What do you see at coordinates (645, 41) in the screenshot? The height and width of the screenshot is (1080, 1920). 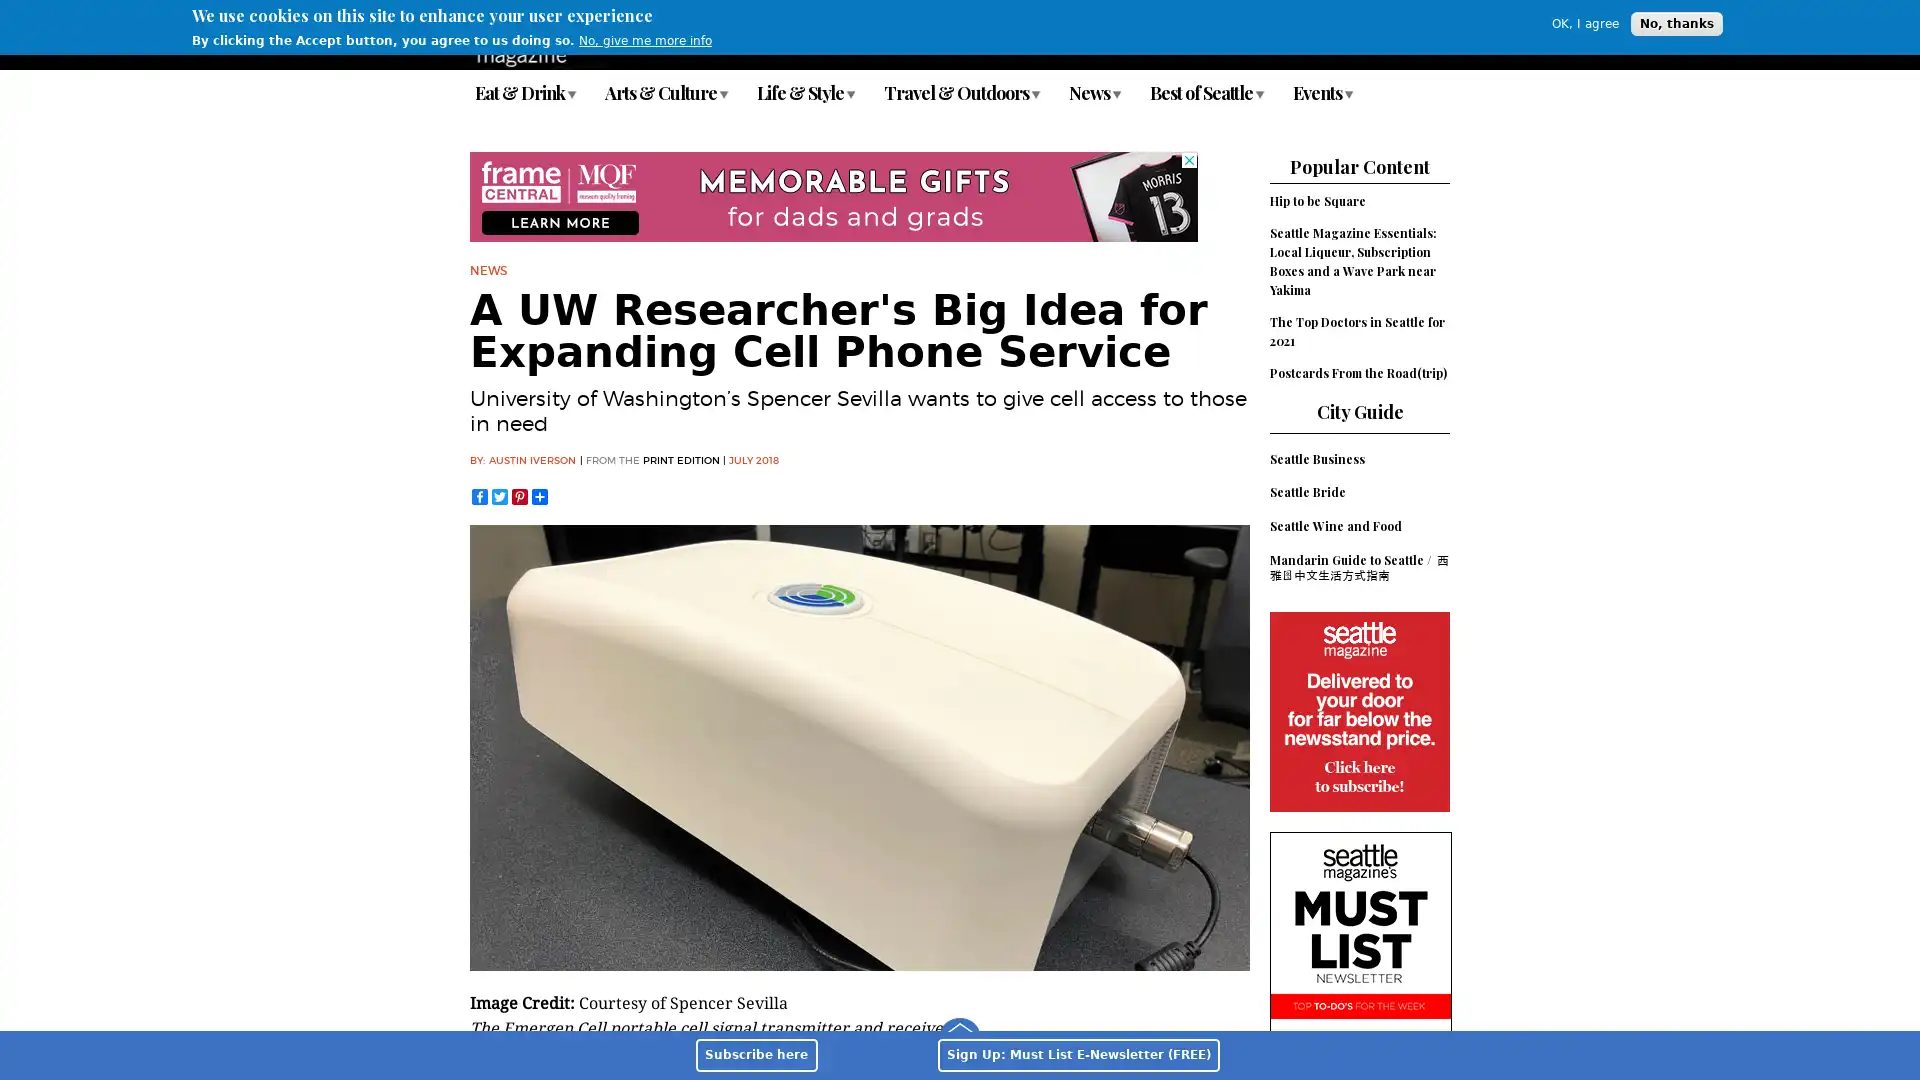 I see `No, give me more info` at bounding box center [645, 41].